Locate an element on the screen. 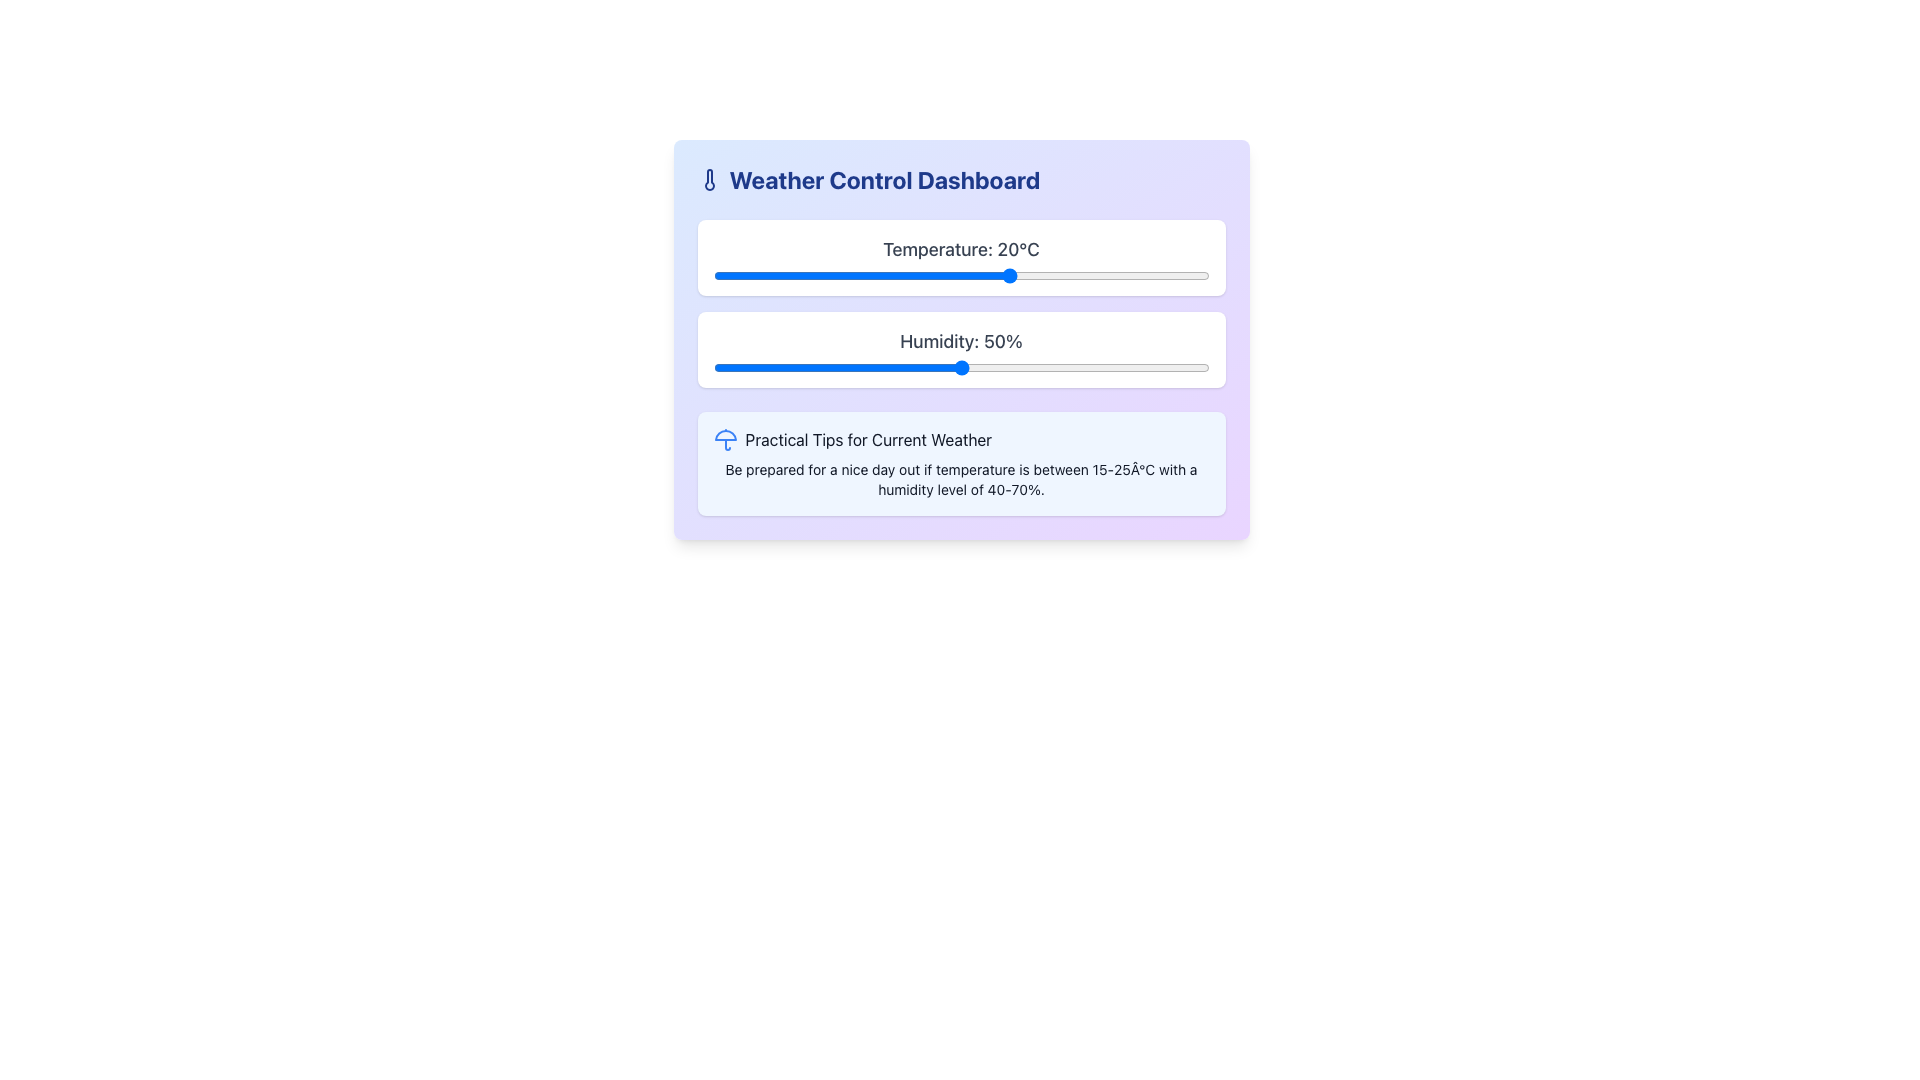 The image size is (1920, 1080). the Header text with accompanying icon, which serves as the title for the dashboard is located at coordinates (961, 180).